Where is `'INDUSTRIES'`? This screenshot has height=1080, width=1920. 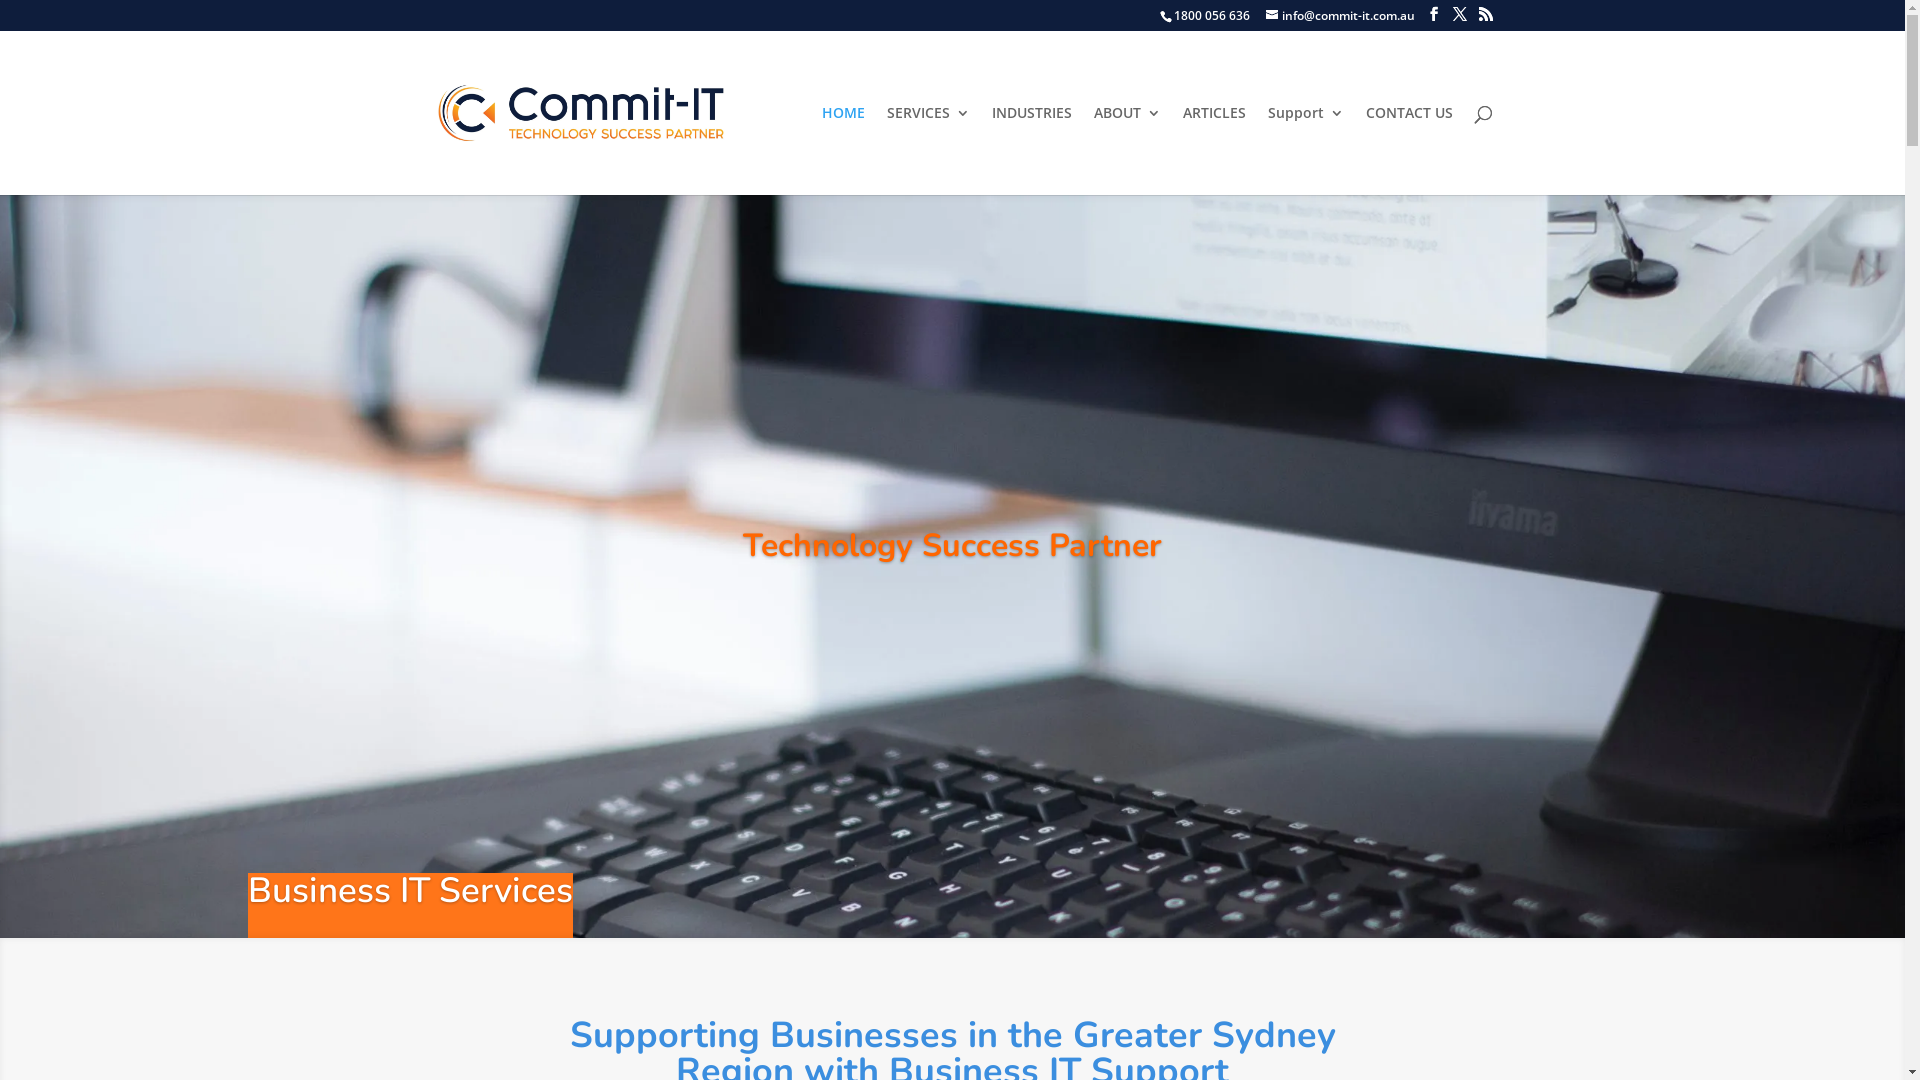
'INDUSTRIES' is located at coordinates (992, 149).